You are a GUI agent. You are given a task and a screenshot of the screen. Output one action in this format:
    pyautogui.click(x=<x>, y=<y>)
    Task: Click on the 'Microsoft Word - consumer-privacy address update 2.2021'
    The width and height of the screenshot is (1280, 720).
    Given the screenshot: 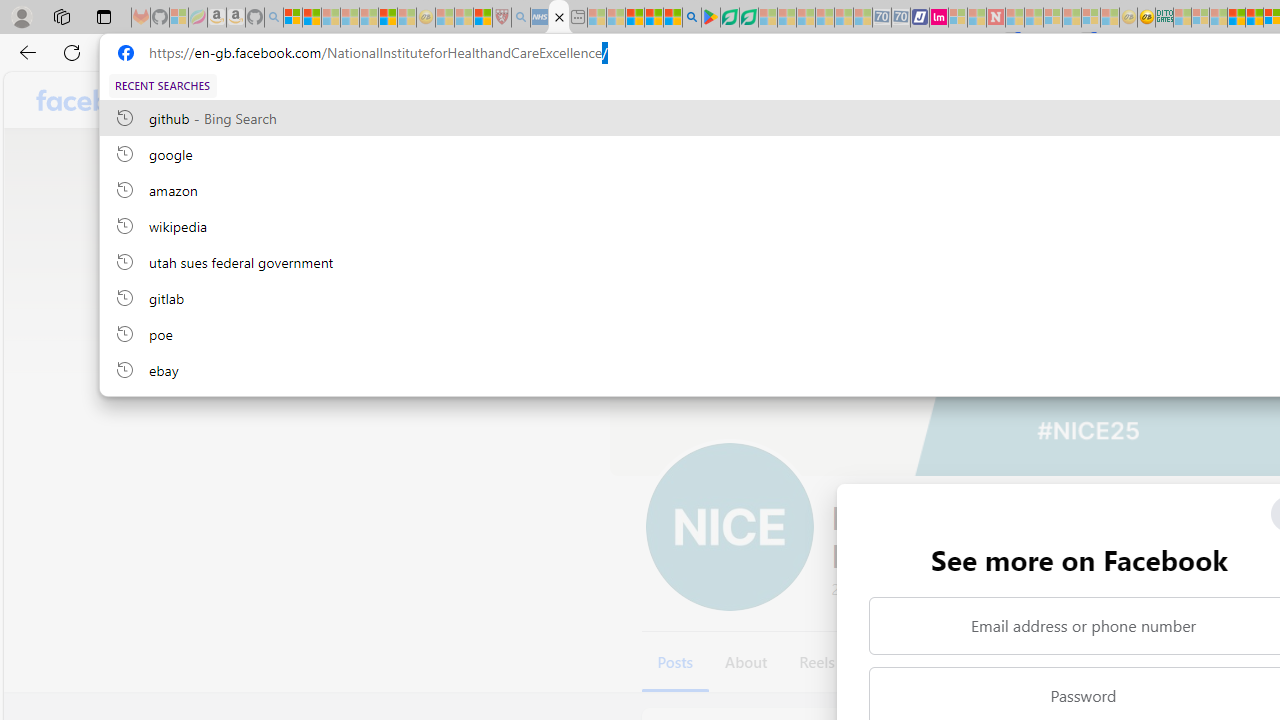 What is the action you would take?
    pyautogui.click(x=747, y=17)
    